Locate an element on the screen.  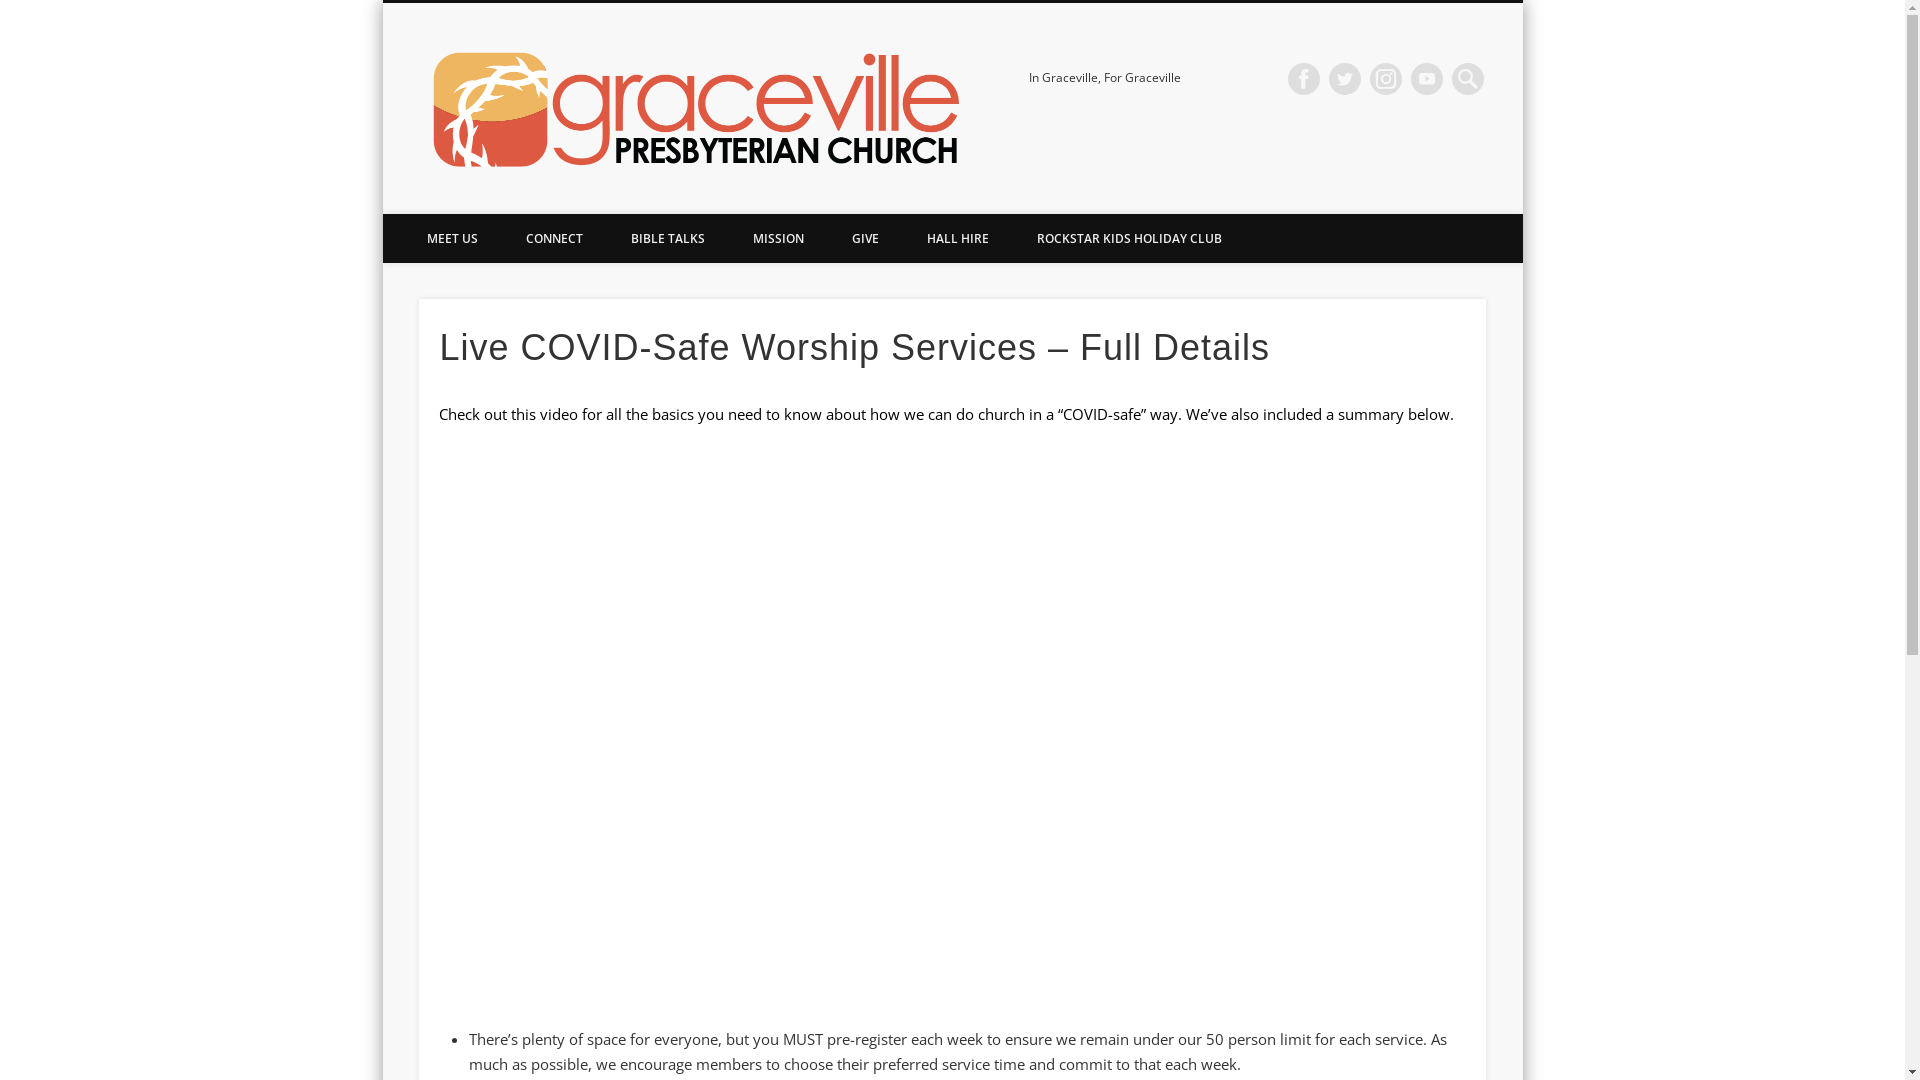
'Vimeo' is located at coordinates (1425, 77).